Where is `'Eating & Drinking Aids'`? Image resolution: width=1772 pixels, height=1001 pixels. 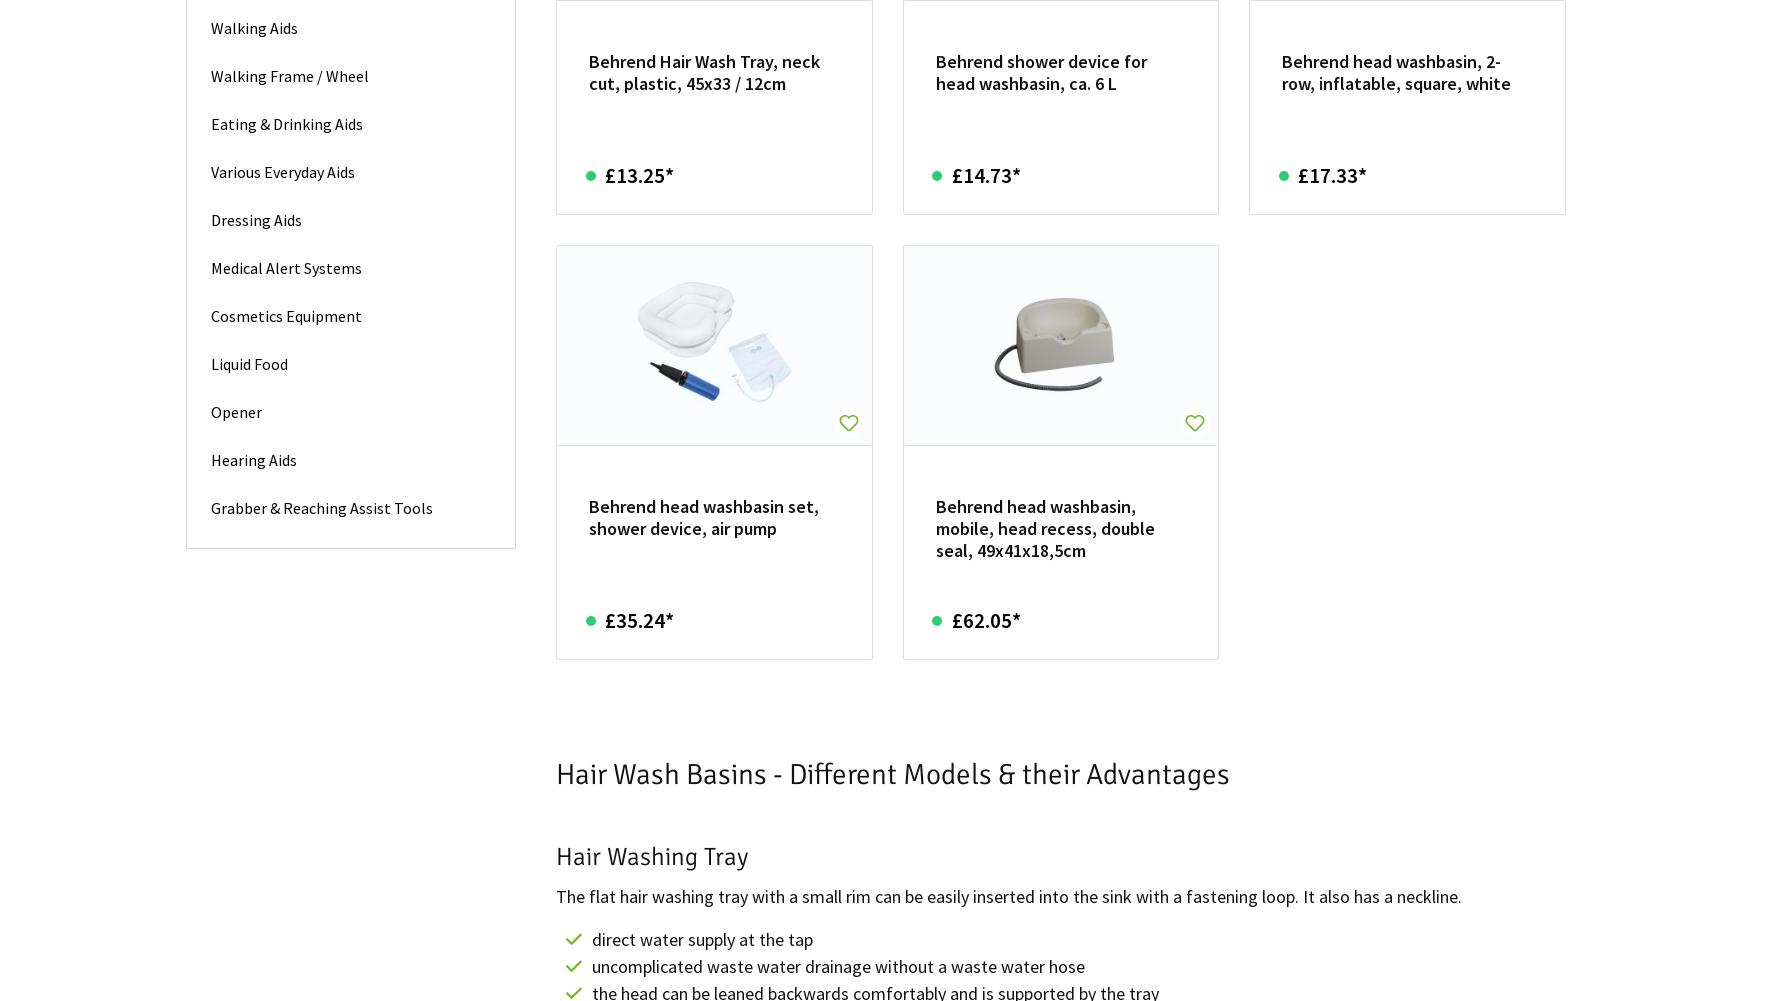 'Eating & Drinking Aids' is located at coordinates (286, 122).